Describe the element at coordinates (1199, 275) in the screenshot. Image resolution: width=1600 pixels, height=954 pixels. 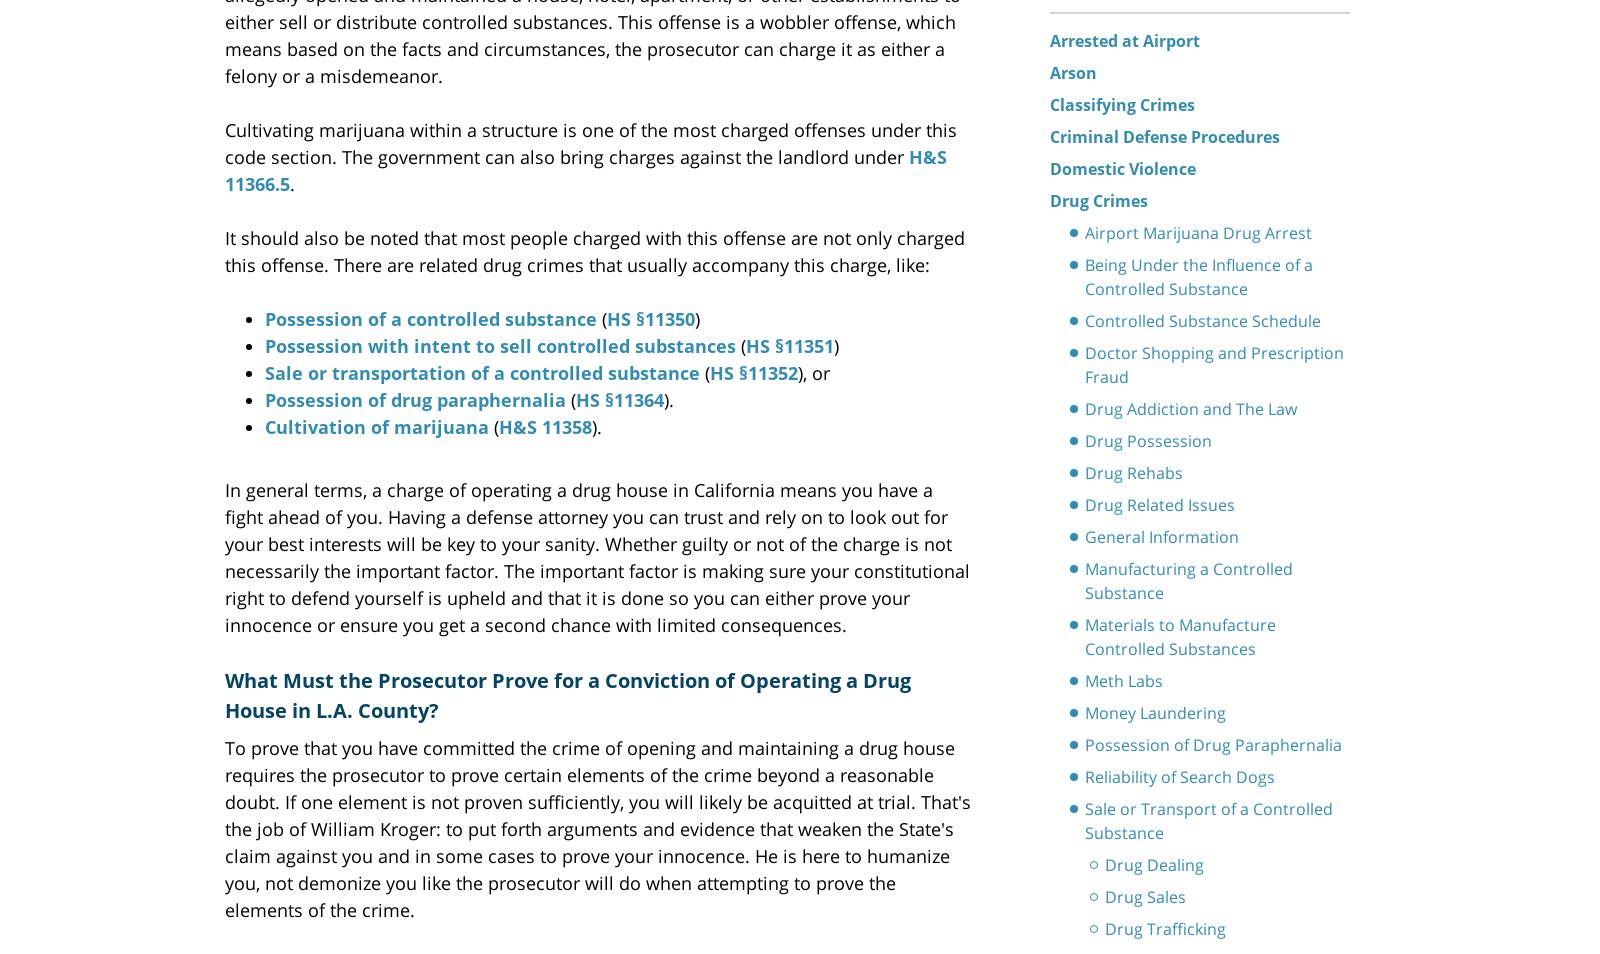
I see `'Being Under the Influence of a Controlled Substance'` at that location.